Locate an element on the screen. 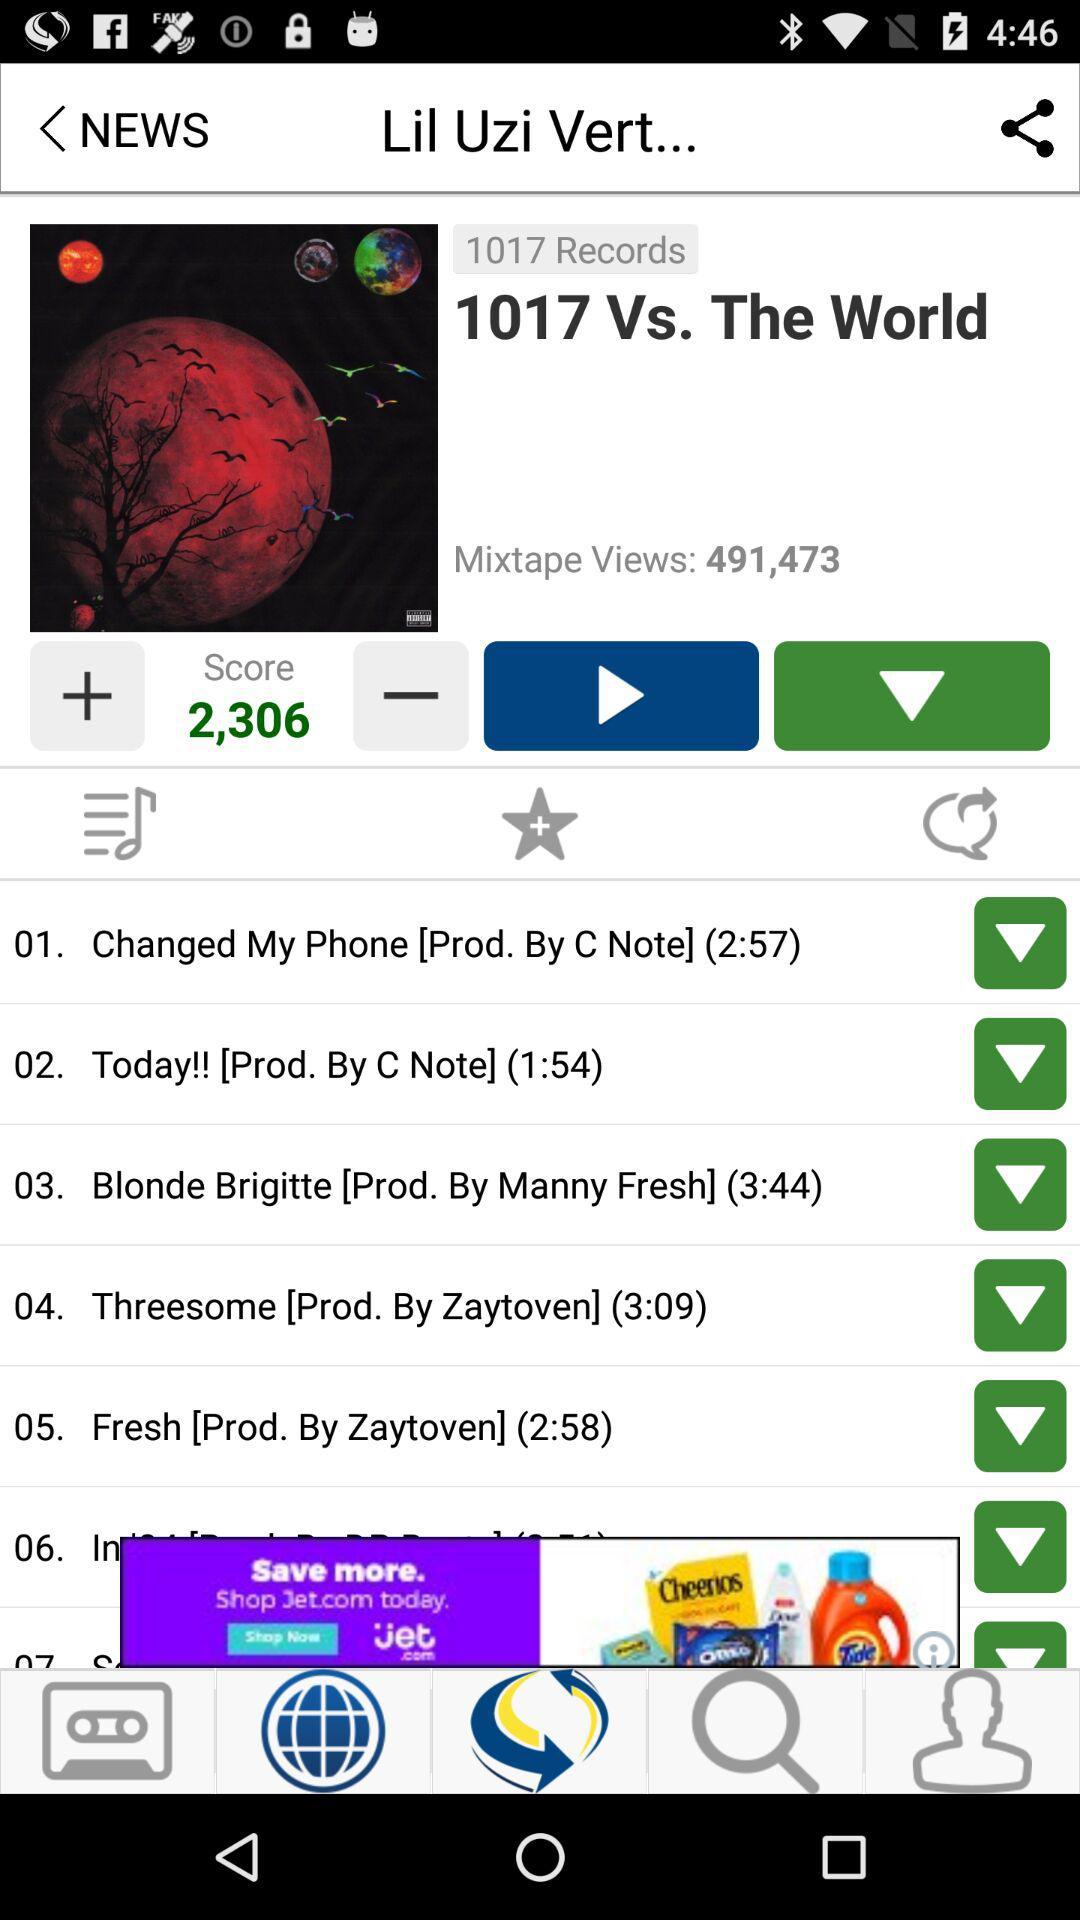 The height and width of the screenshot is (1920, 1080). down is located at coordinates (1020, 942).